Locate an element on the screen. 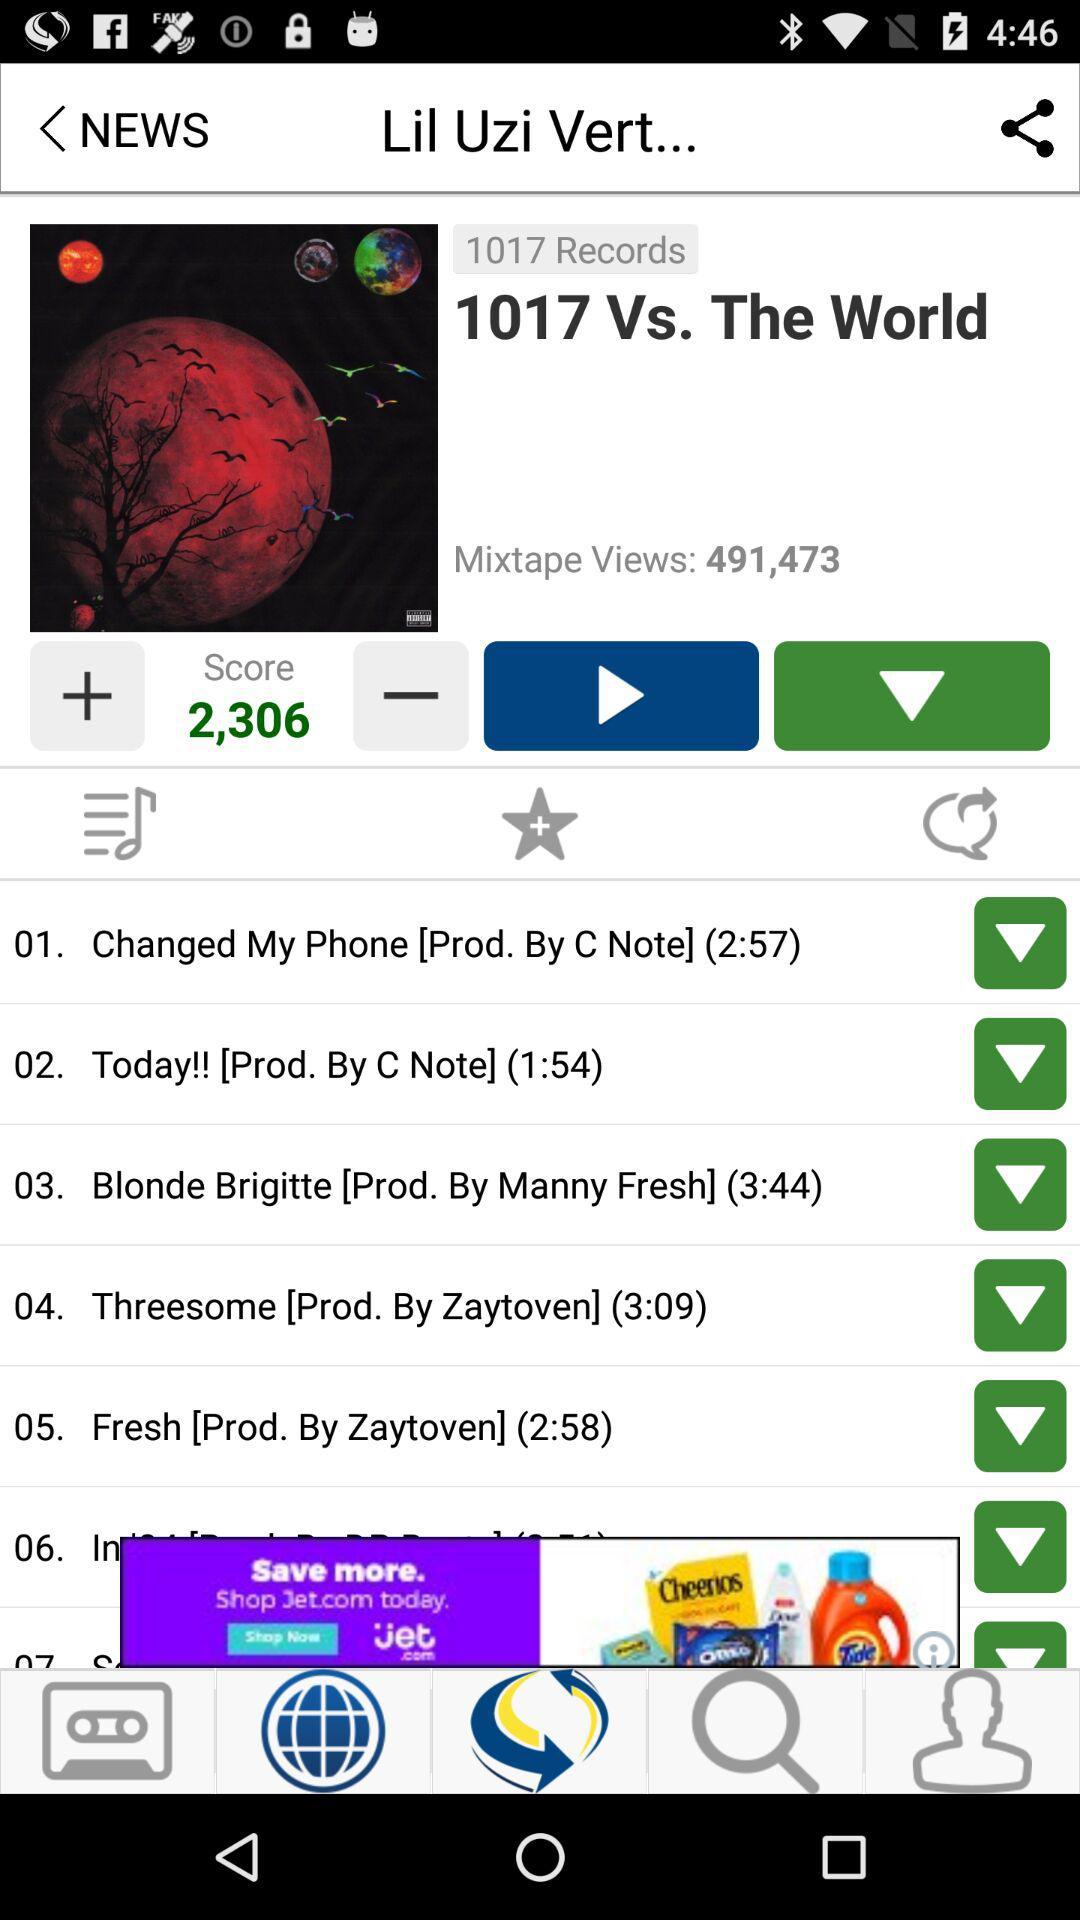 The height and width of the screenshot is (1920, 1080). down is located at coordinates (1020, 942).